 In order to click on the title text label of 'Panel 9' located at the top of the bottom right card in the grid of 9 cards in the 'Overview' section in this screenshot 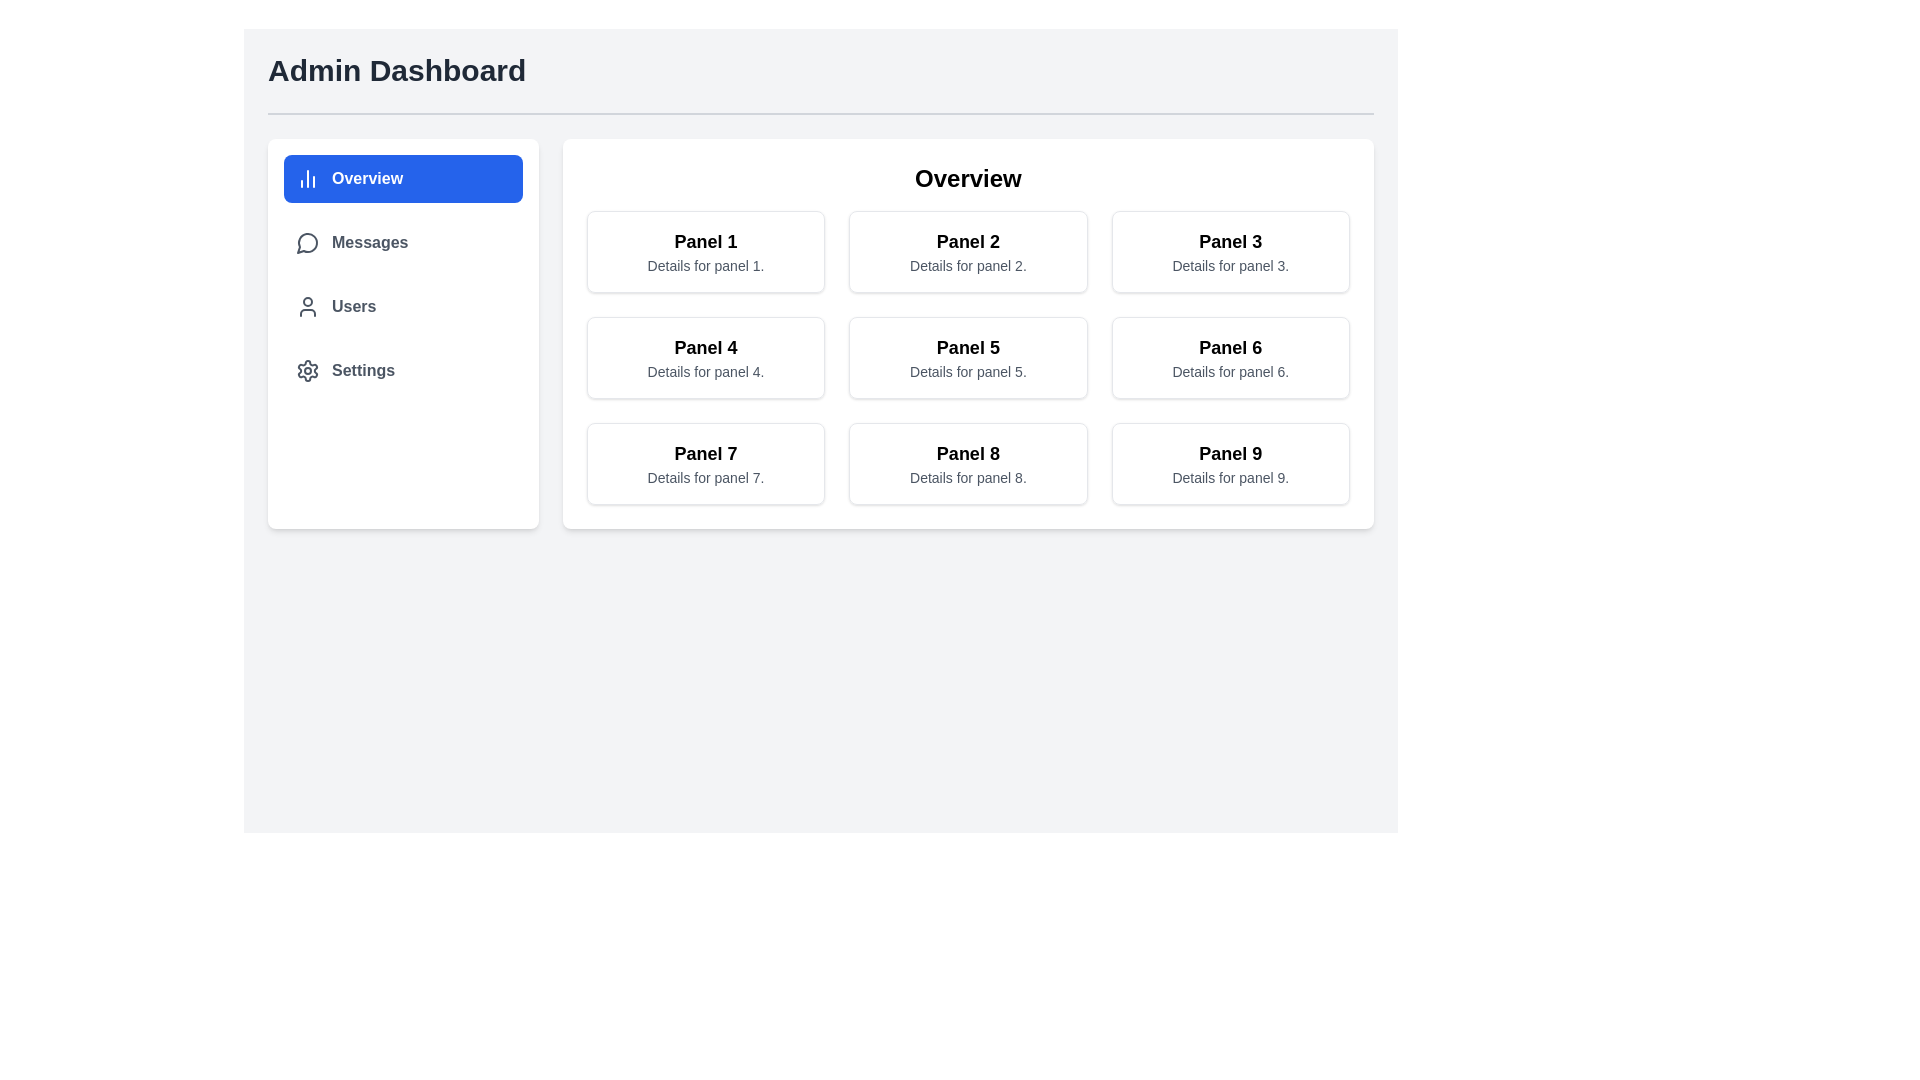, I will do `click(1229, 454)`.